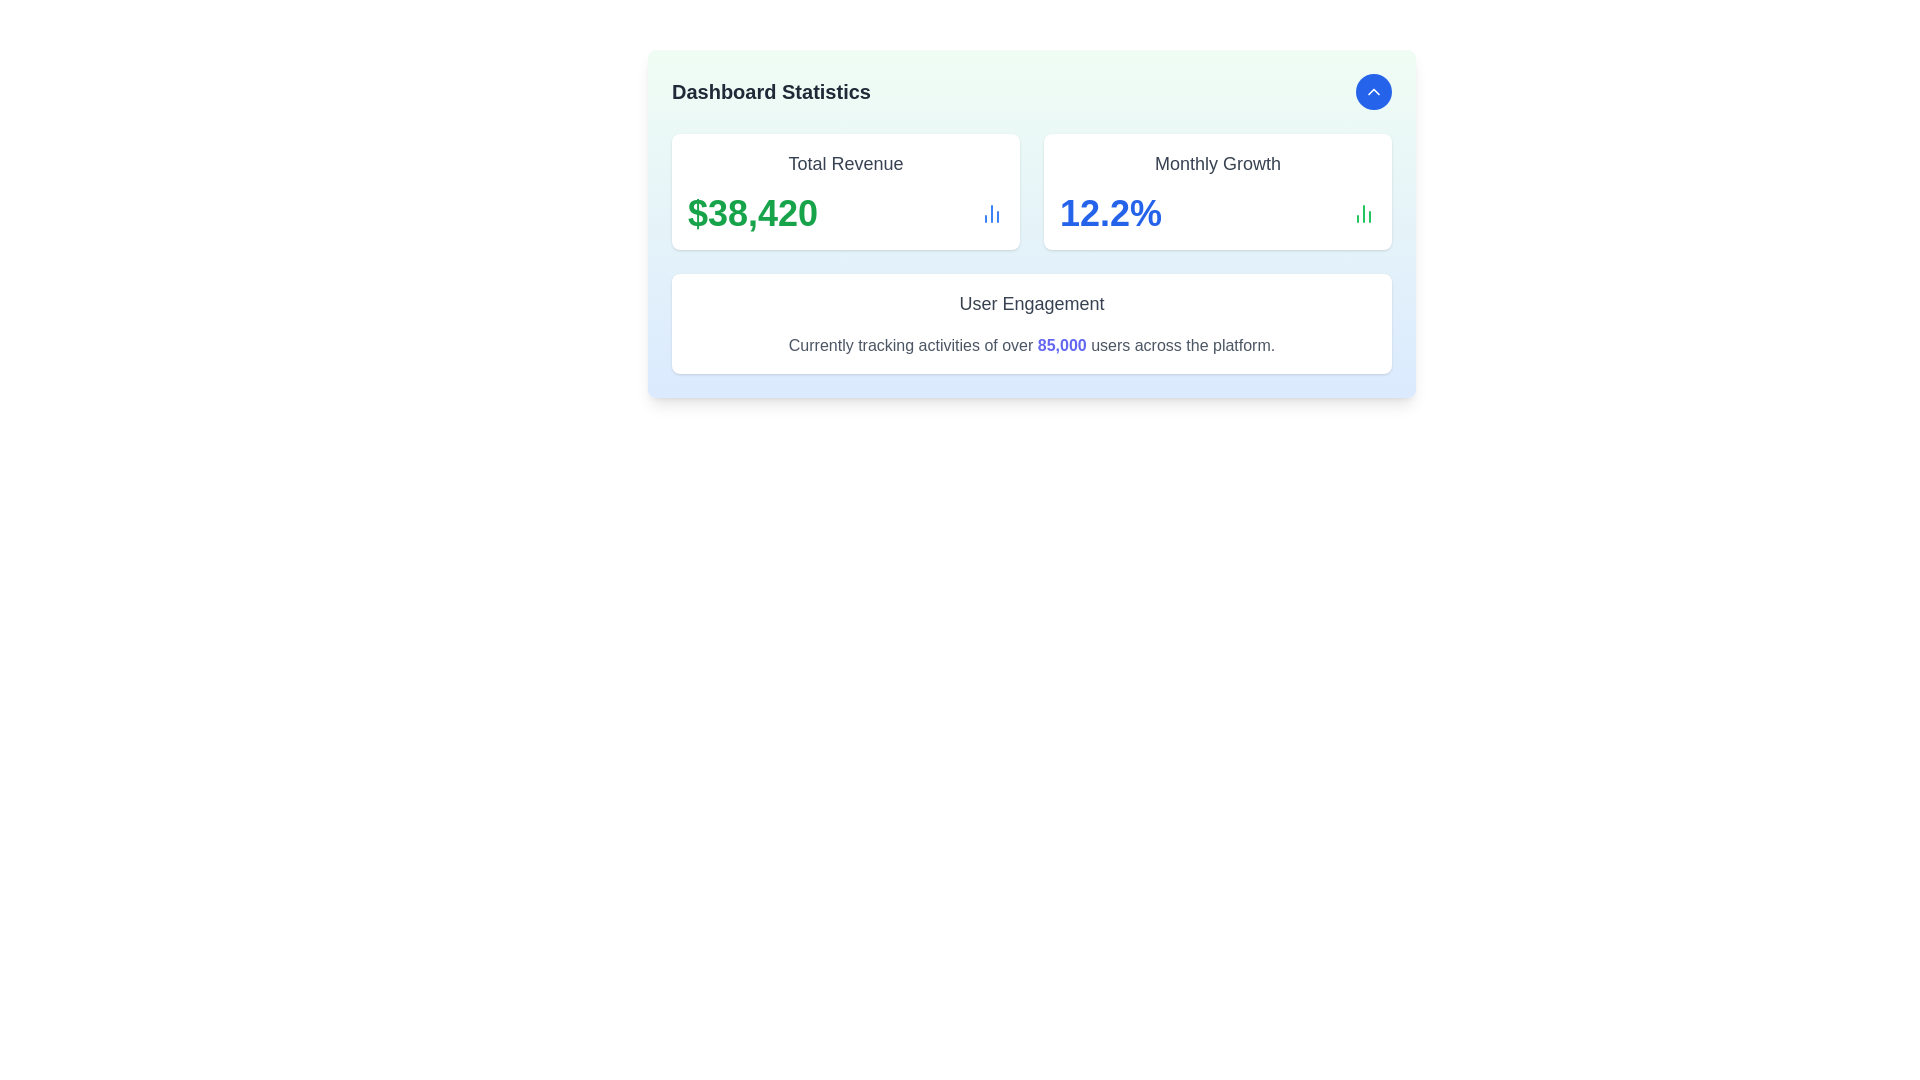 This screenshot has height=1080, width=1920. I want to click on the heading text label at the top-left corner of the dashboard, which indicates the content and functionality of the associated section, so click(770, 92).